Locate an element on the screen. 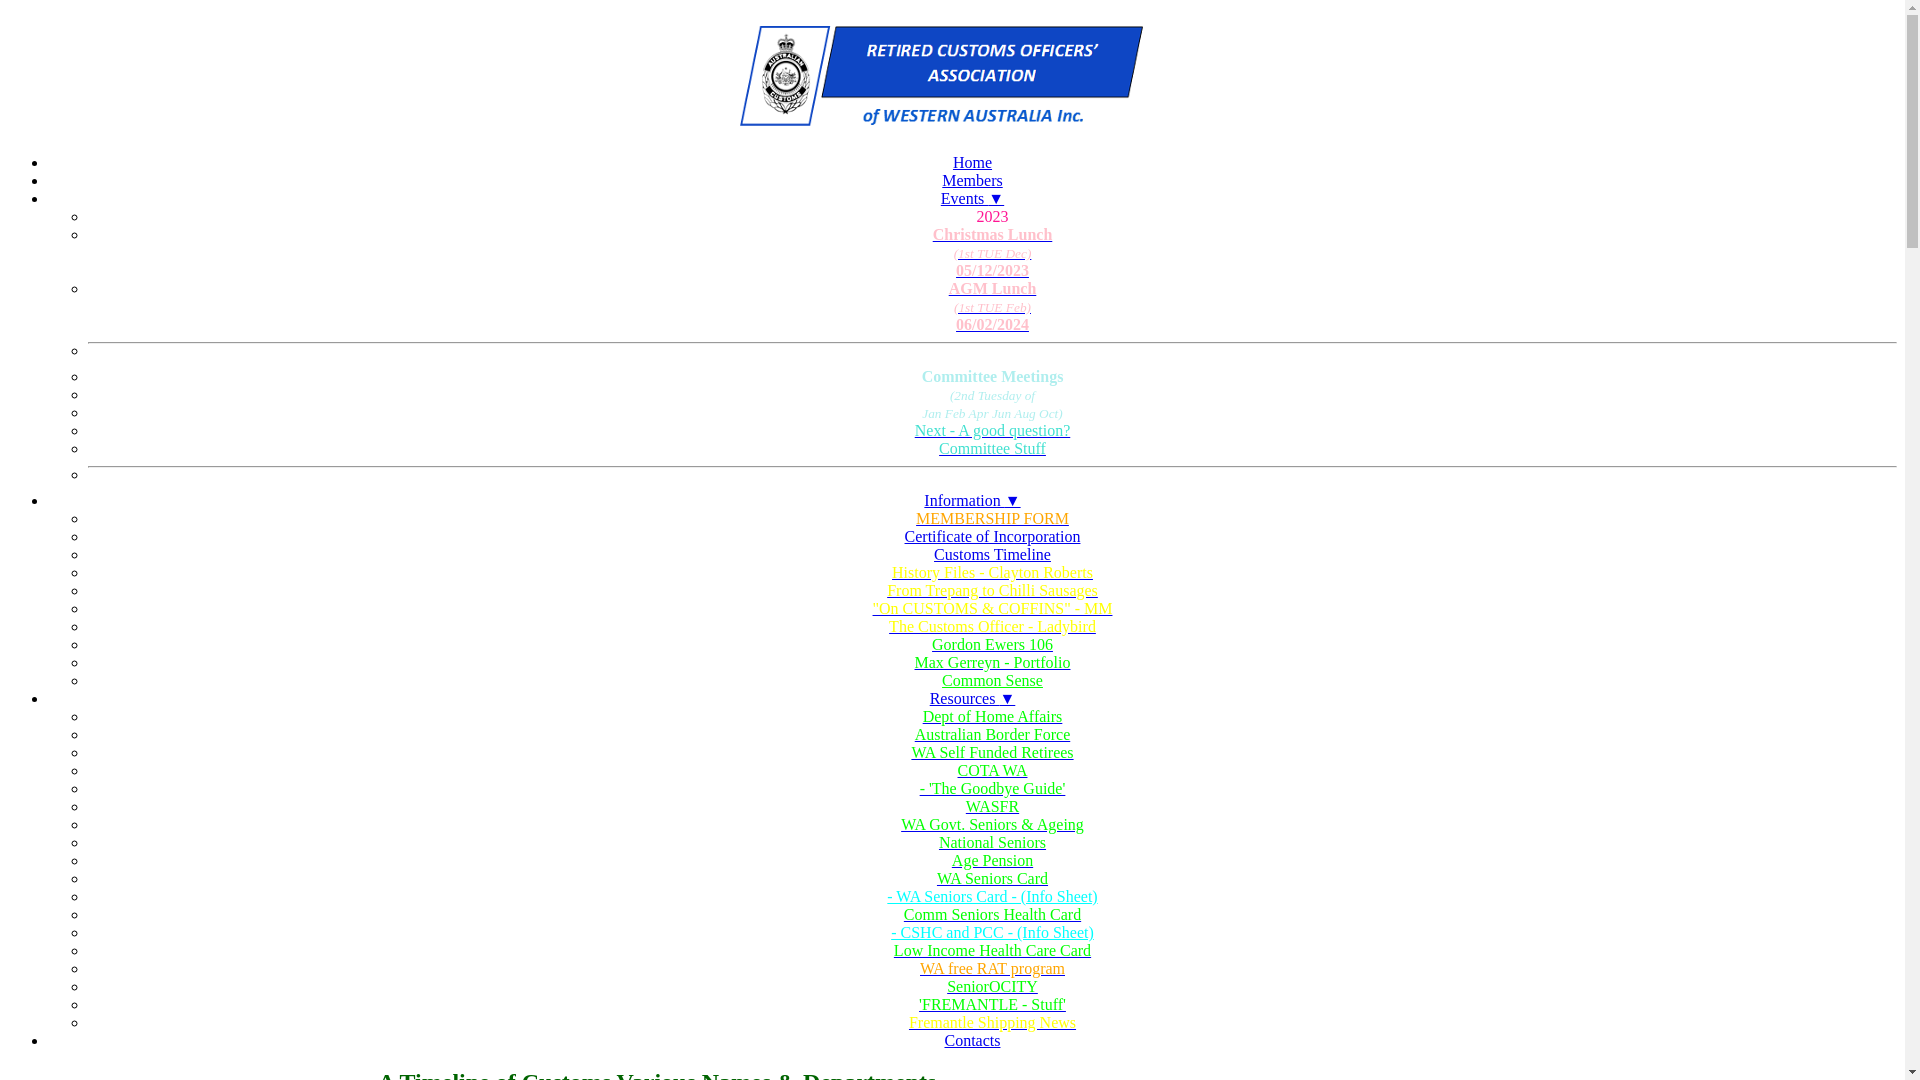 Image resolution: width=1920 pixels, height=1080 pixels. 'Low Income Health Care Card' is located at coordinates (992, 950).